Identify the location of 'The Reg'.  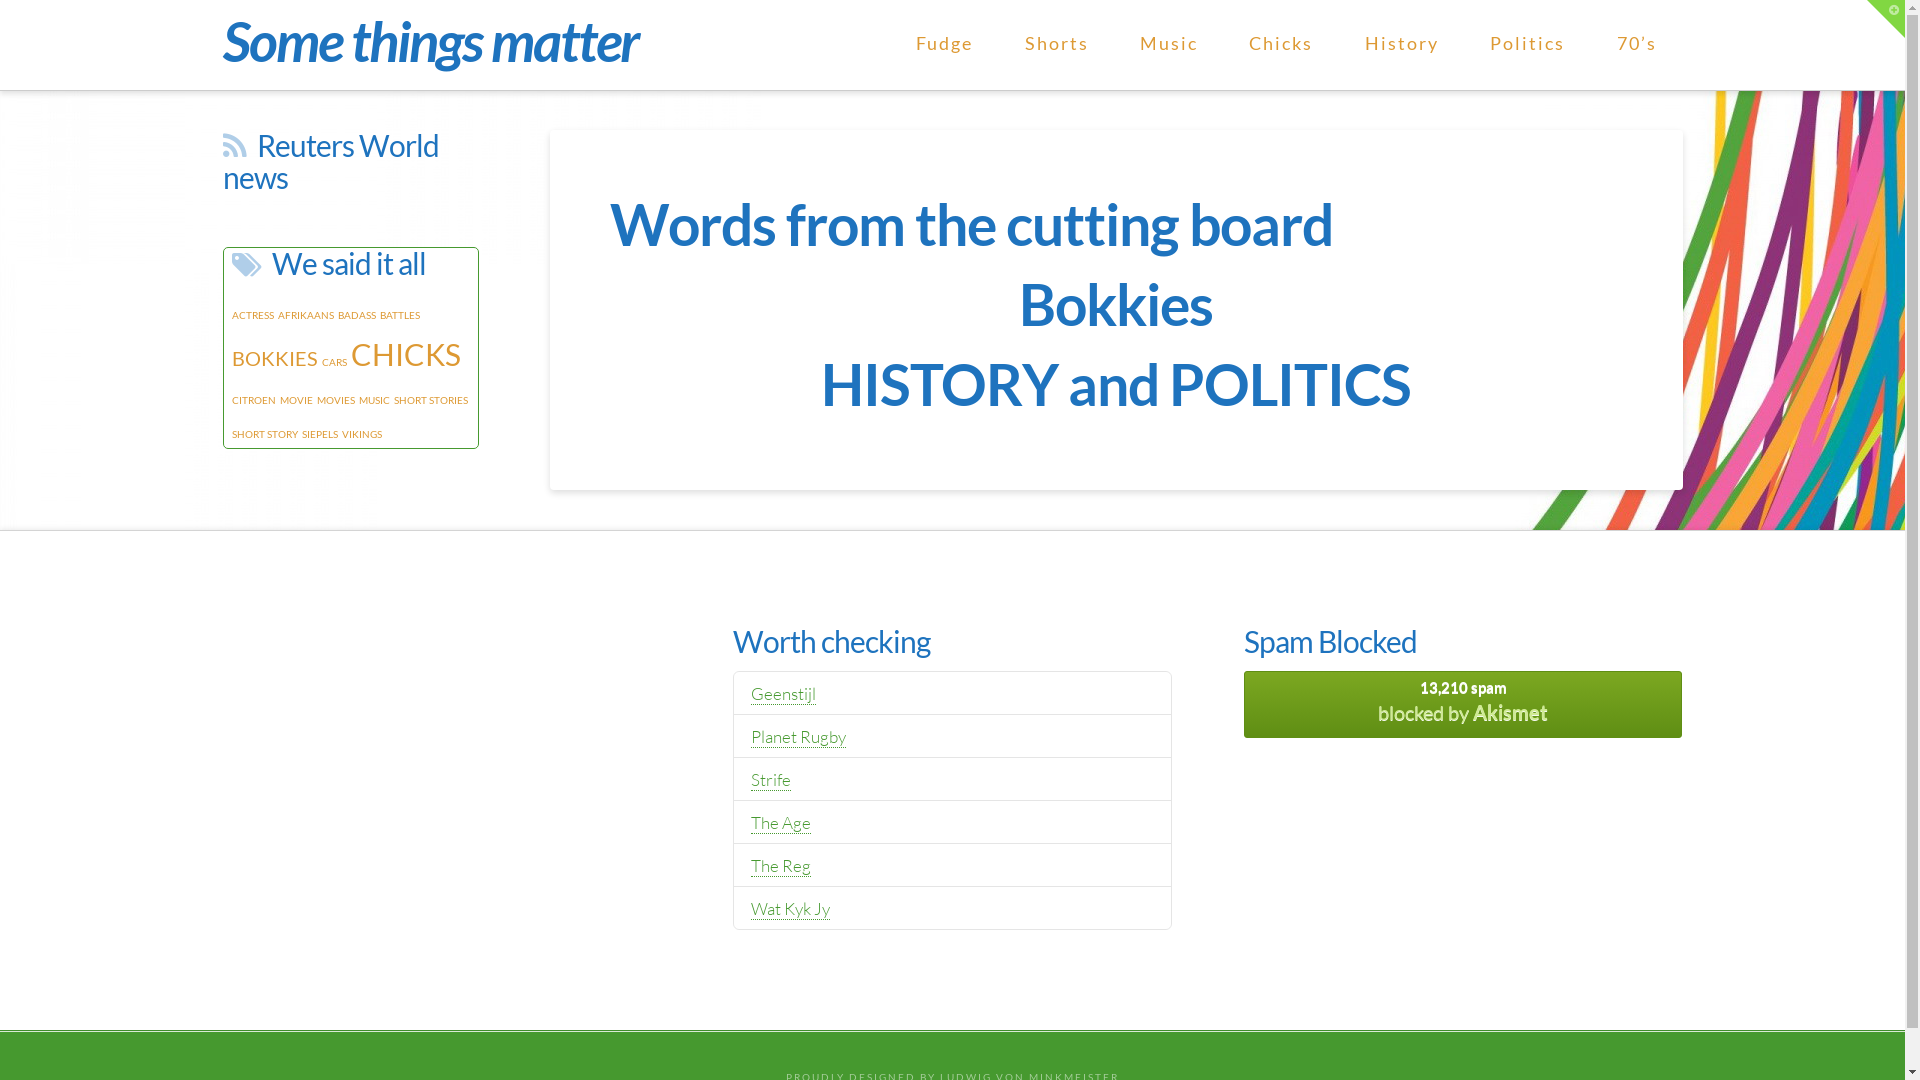
(780, 865).